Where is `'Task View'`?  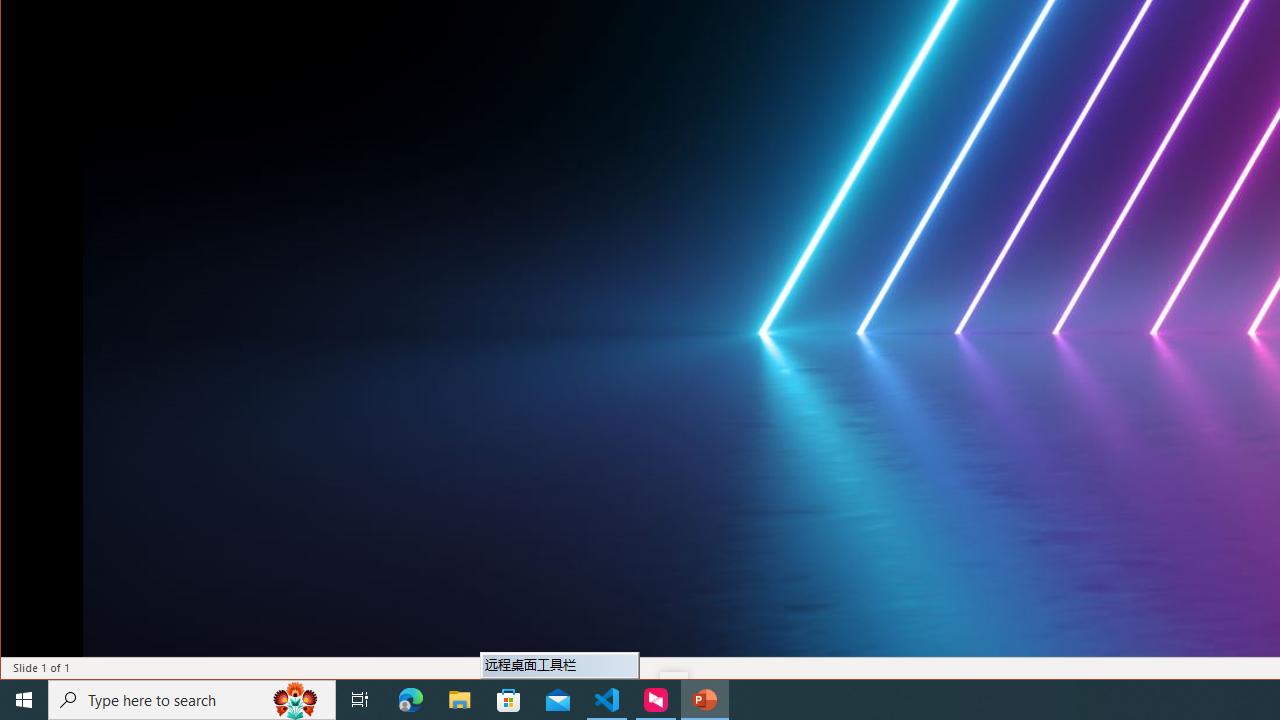
'Task View' is located at coordinates (359, 698).